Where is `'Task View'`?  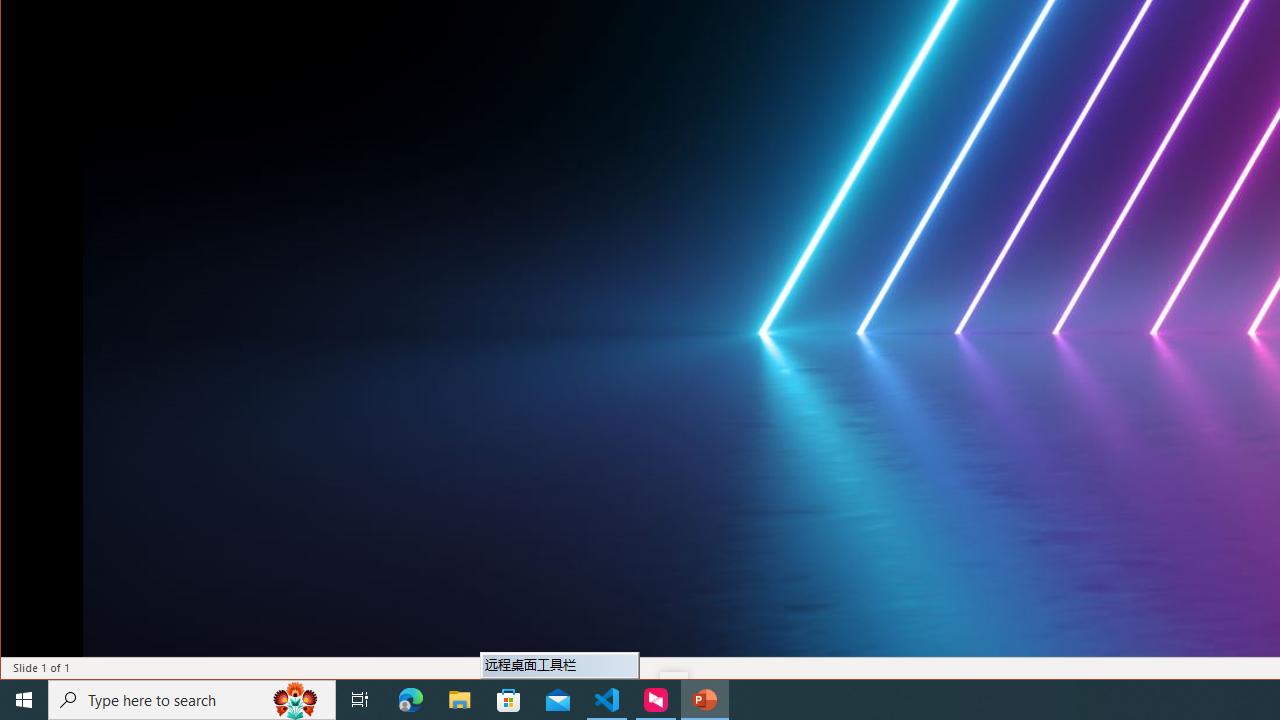
'Task View' is located at coordinates (359, 698).